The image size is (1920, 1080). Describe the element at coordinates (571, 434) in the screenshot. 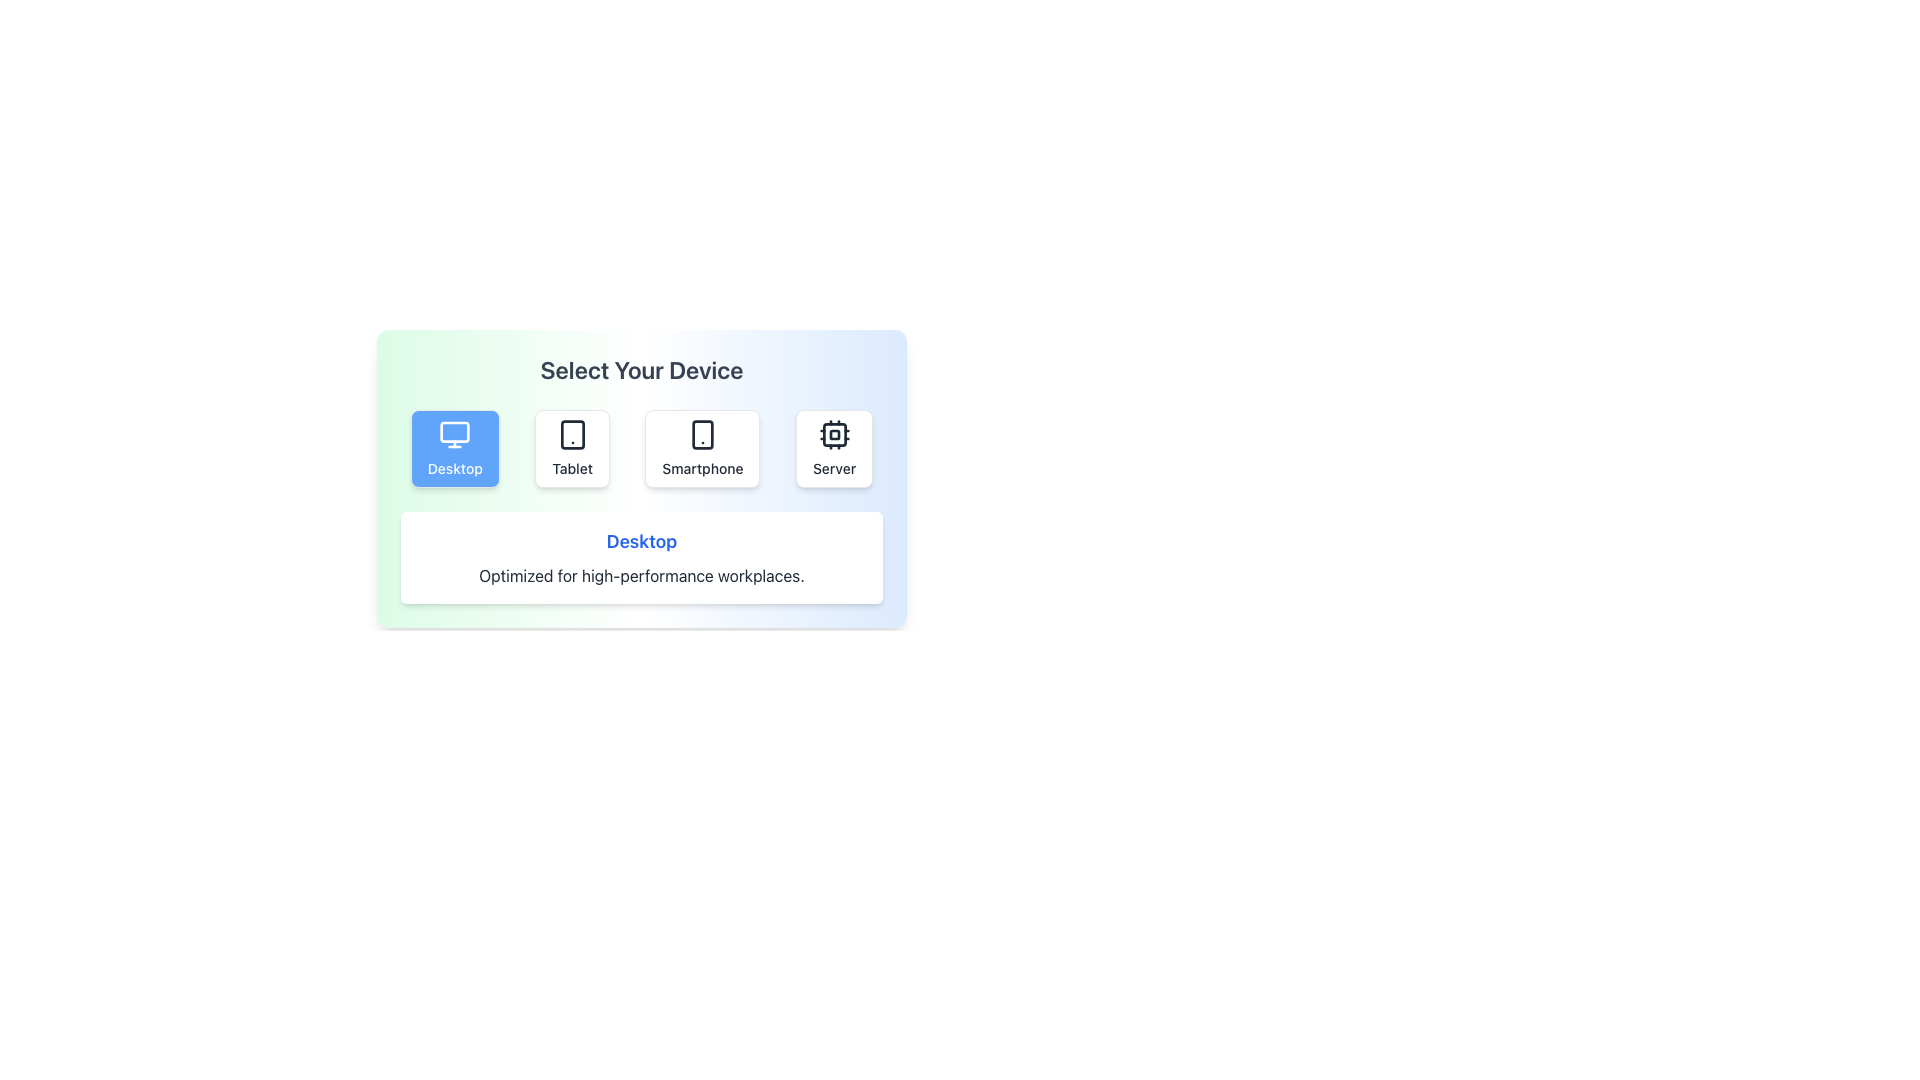

I see `the central rectangular shape of the 'Tablet' icon, which is the second device option in the horizontally aligned group of four device icons located below the heading 'Select Your Device'` at that location.